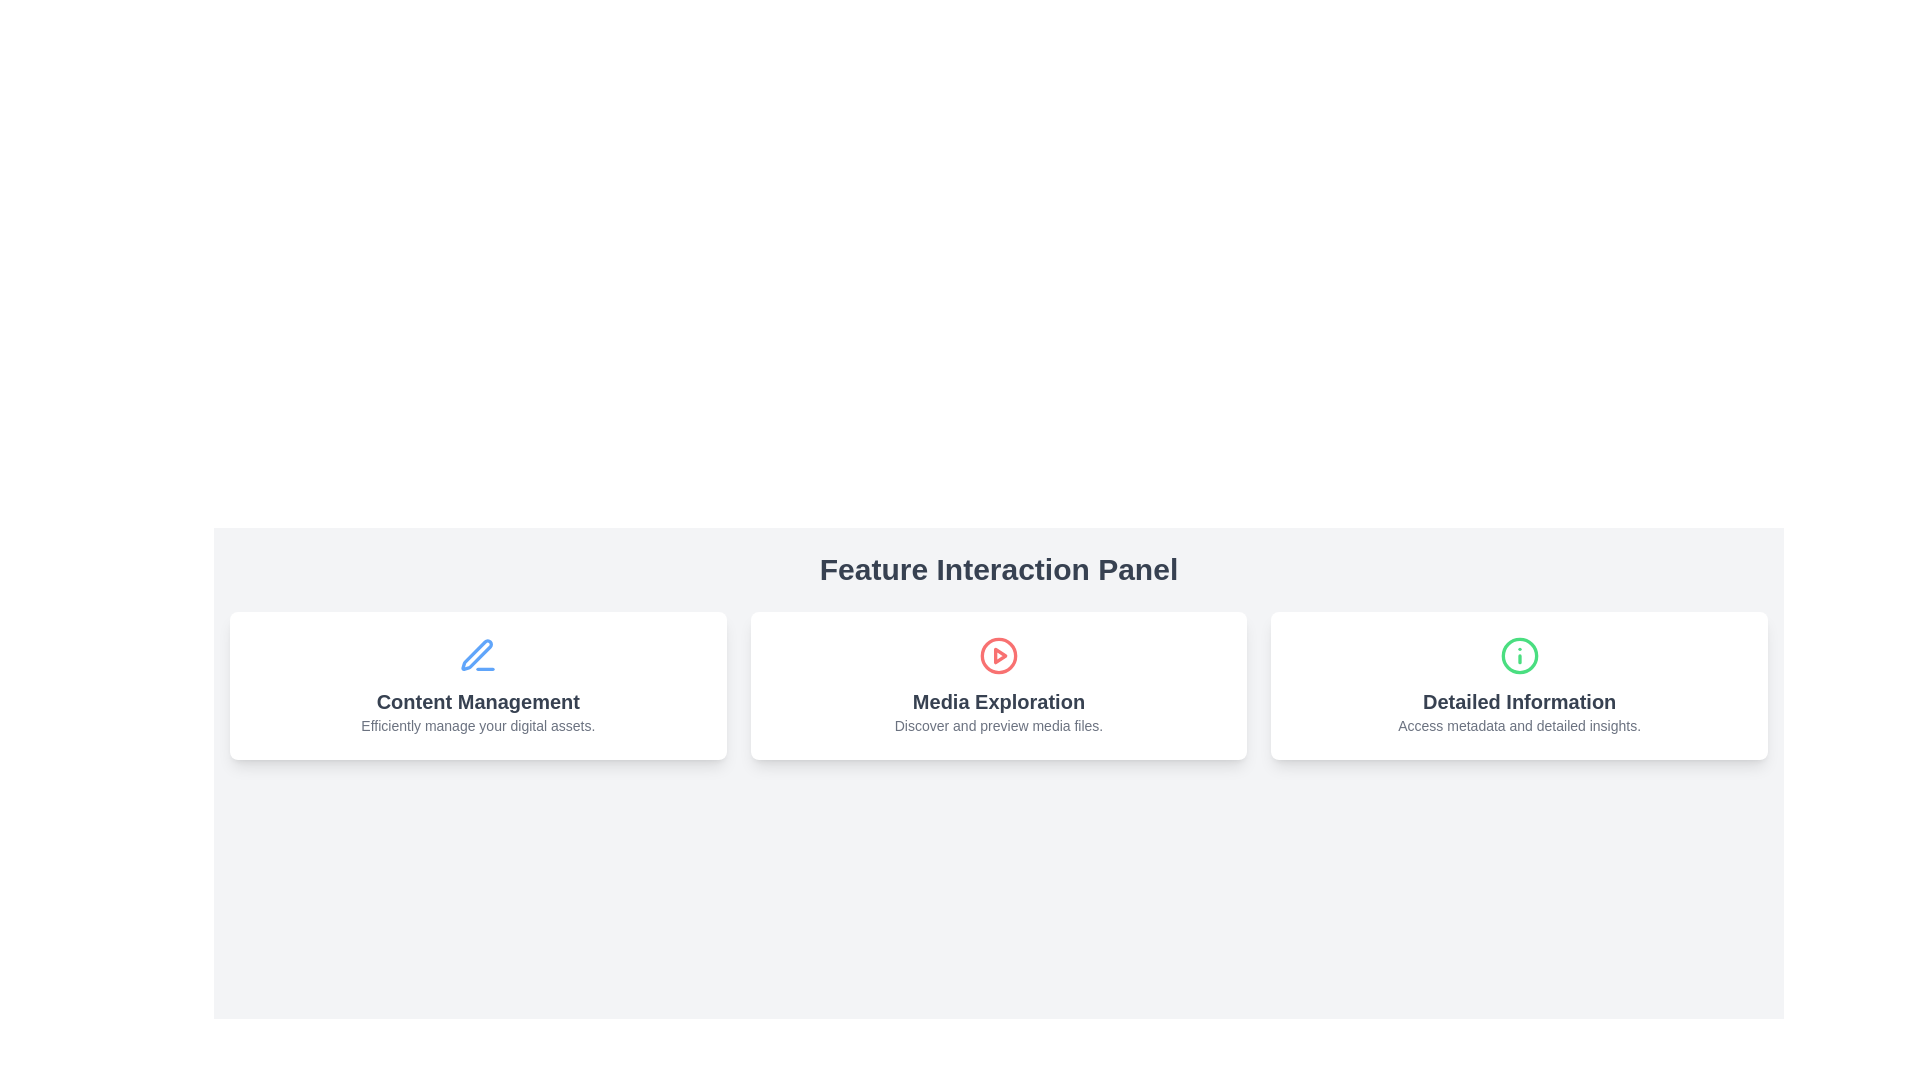 This screenshot has width=1920, height=1080. I want to click on the text label displaying 'Detailed Information' in bold, extra-large dark gray font for additional information, so click(1519, 701).